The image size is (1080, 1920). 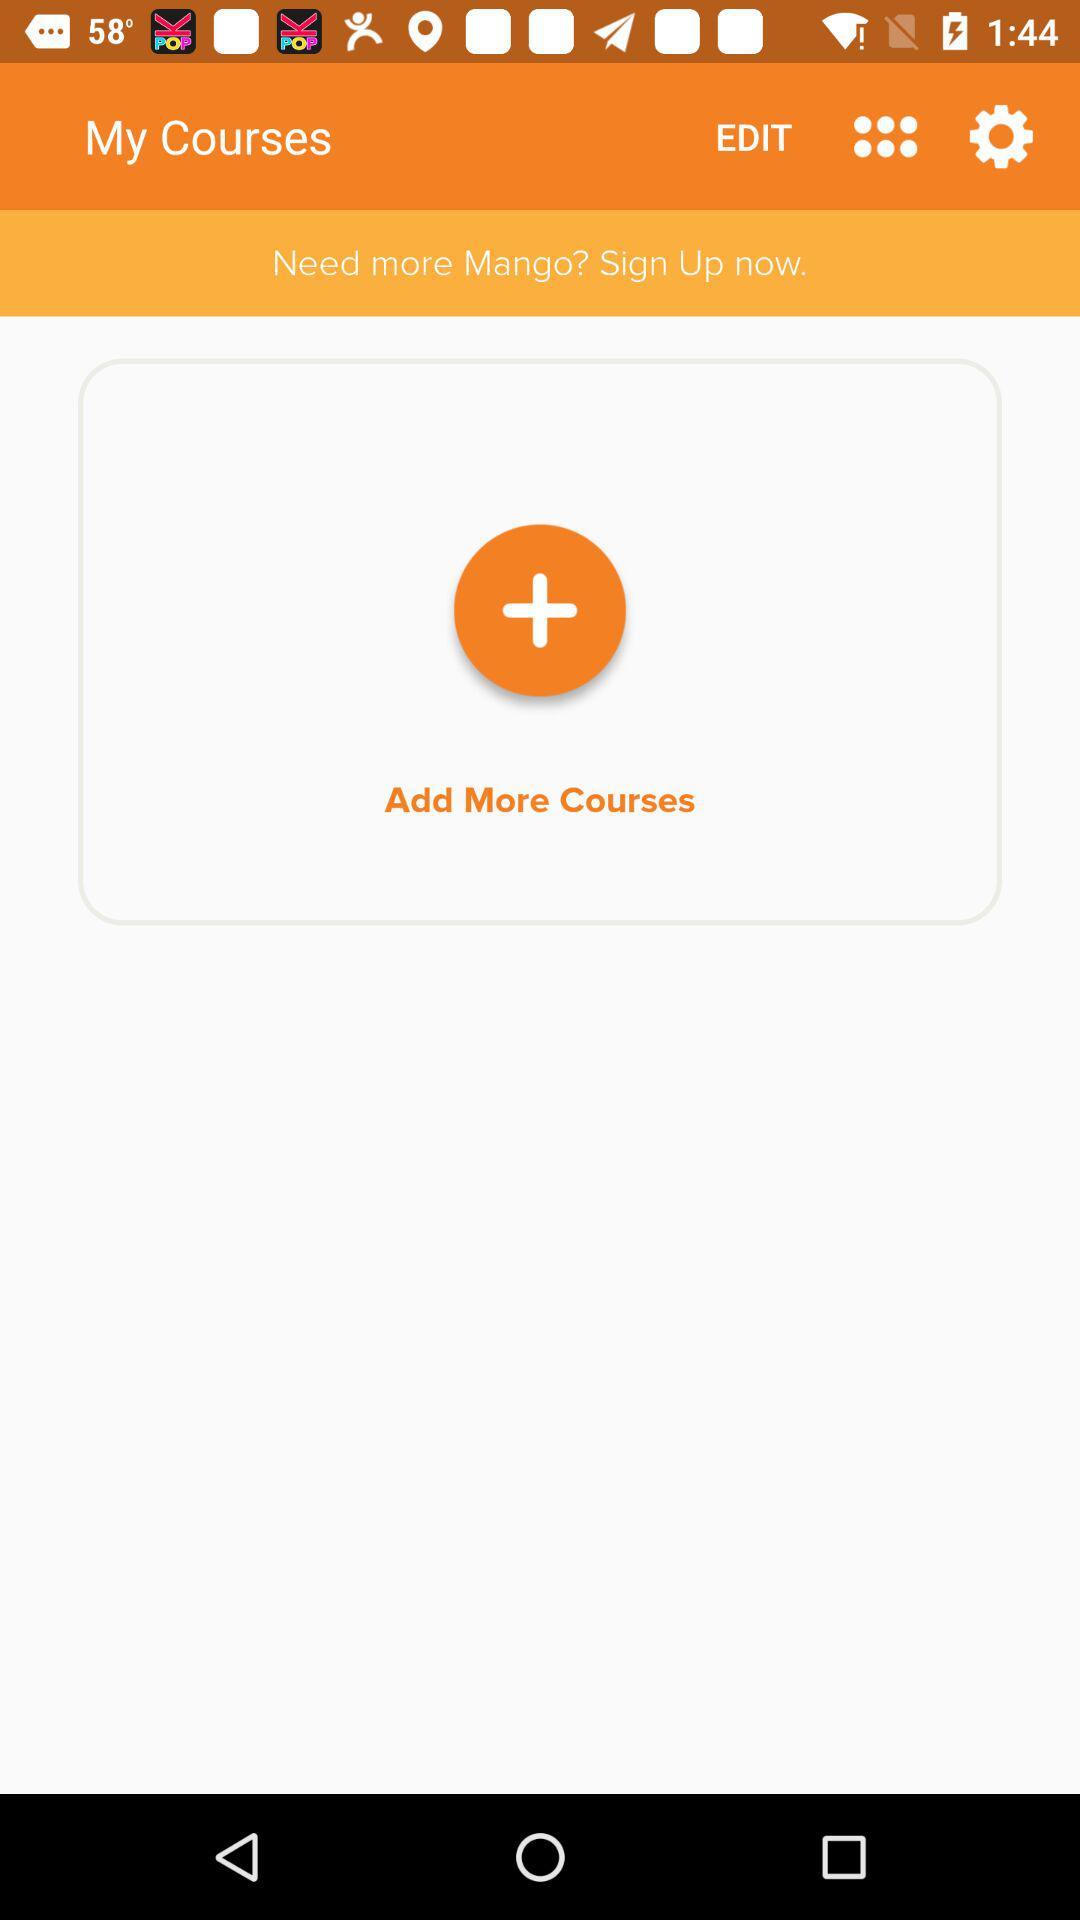 I want to click on edit icon, so click(x=753, y=135).